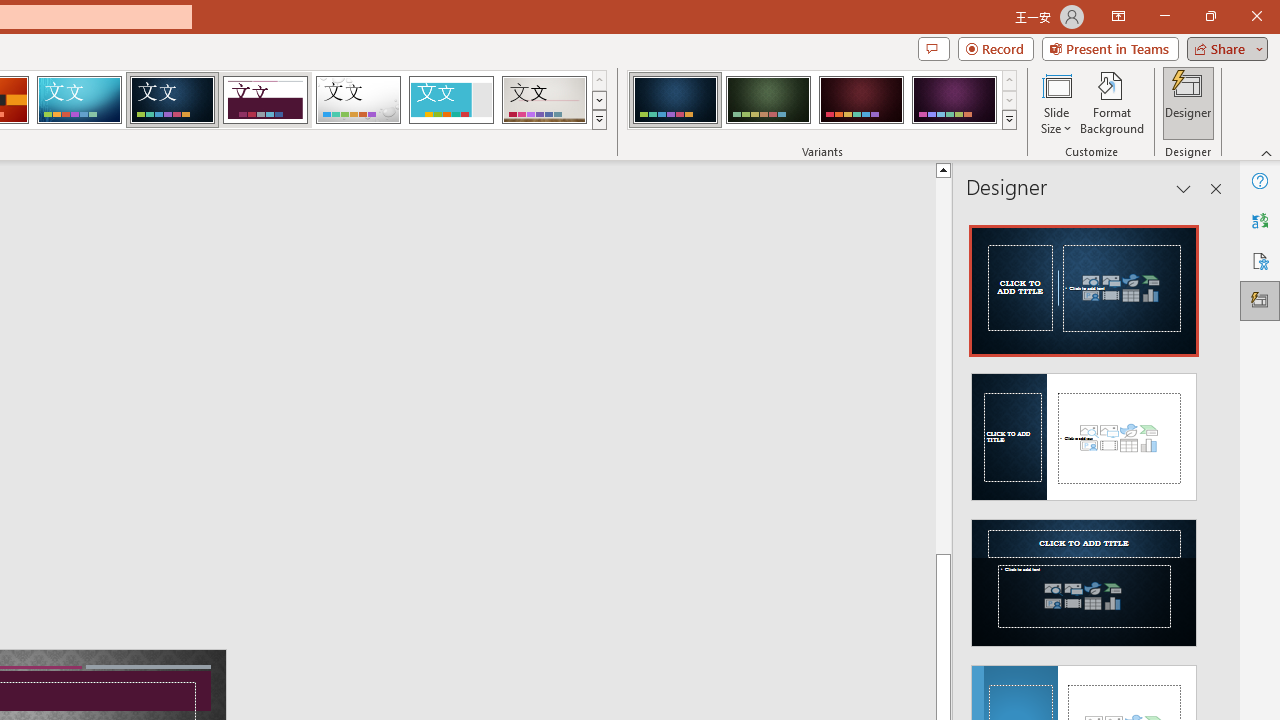 This screenshot has height=720, width=1280. Describe the element at coordinates (1215, 189) in the screenshot. I see `'Close pane'` at that location.